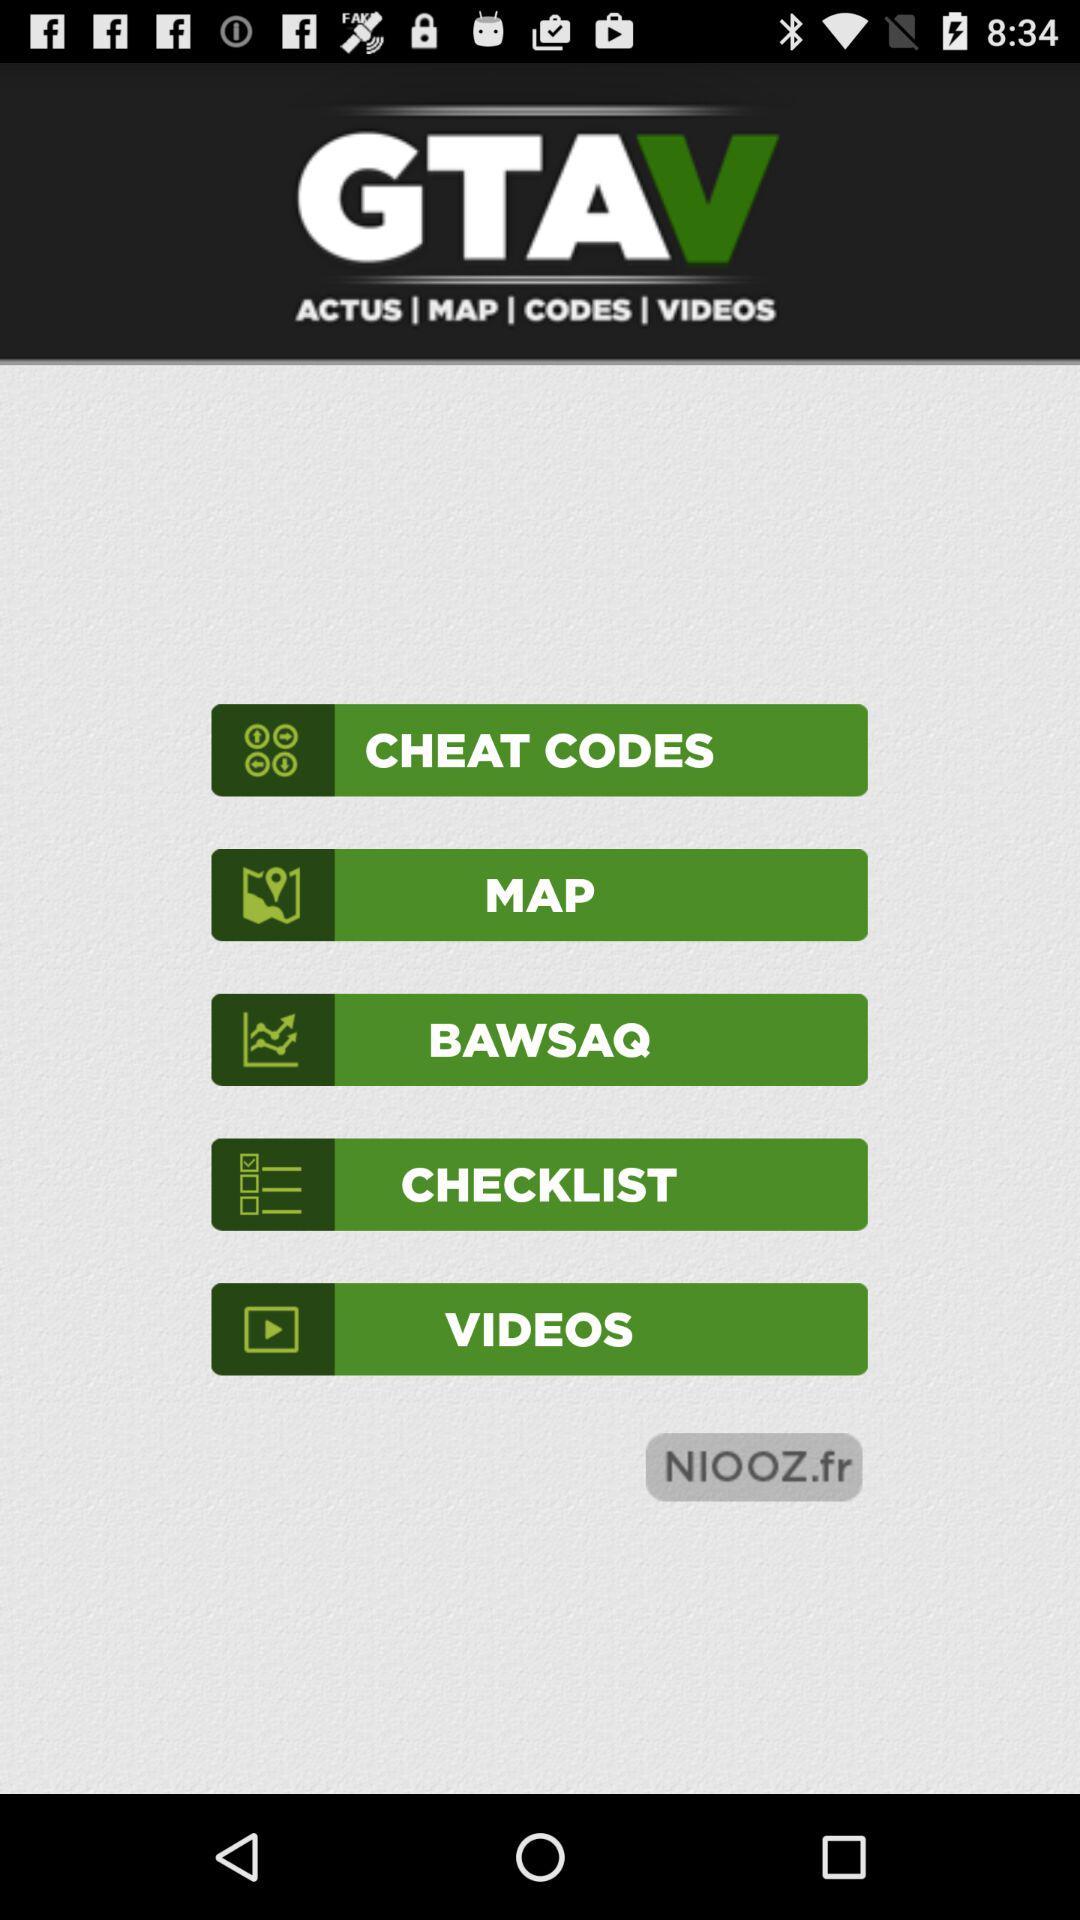  I want to click on bawsaq item, so click(538, 1039).